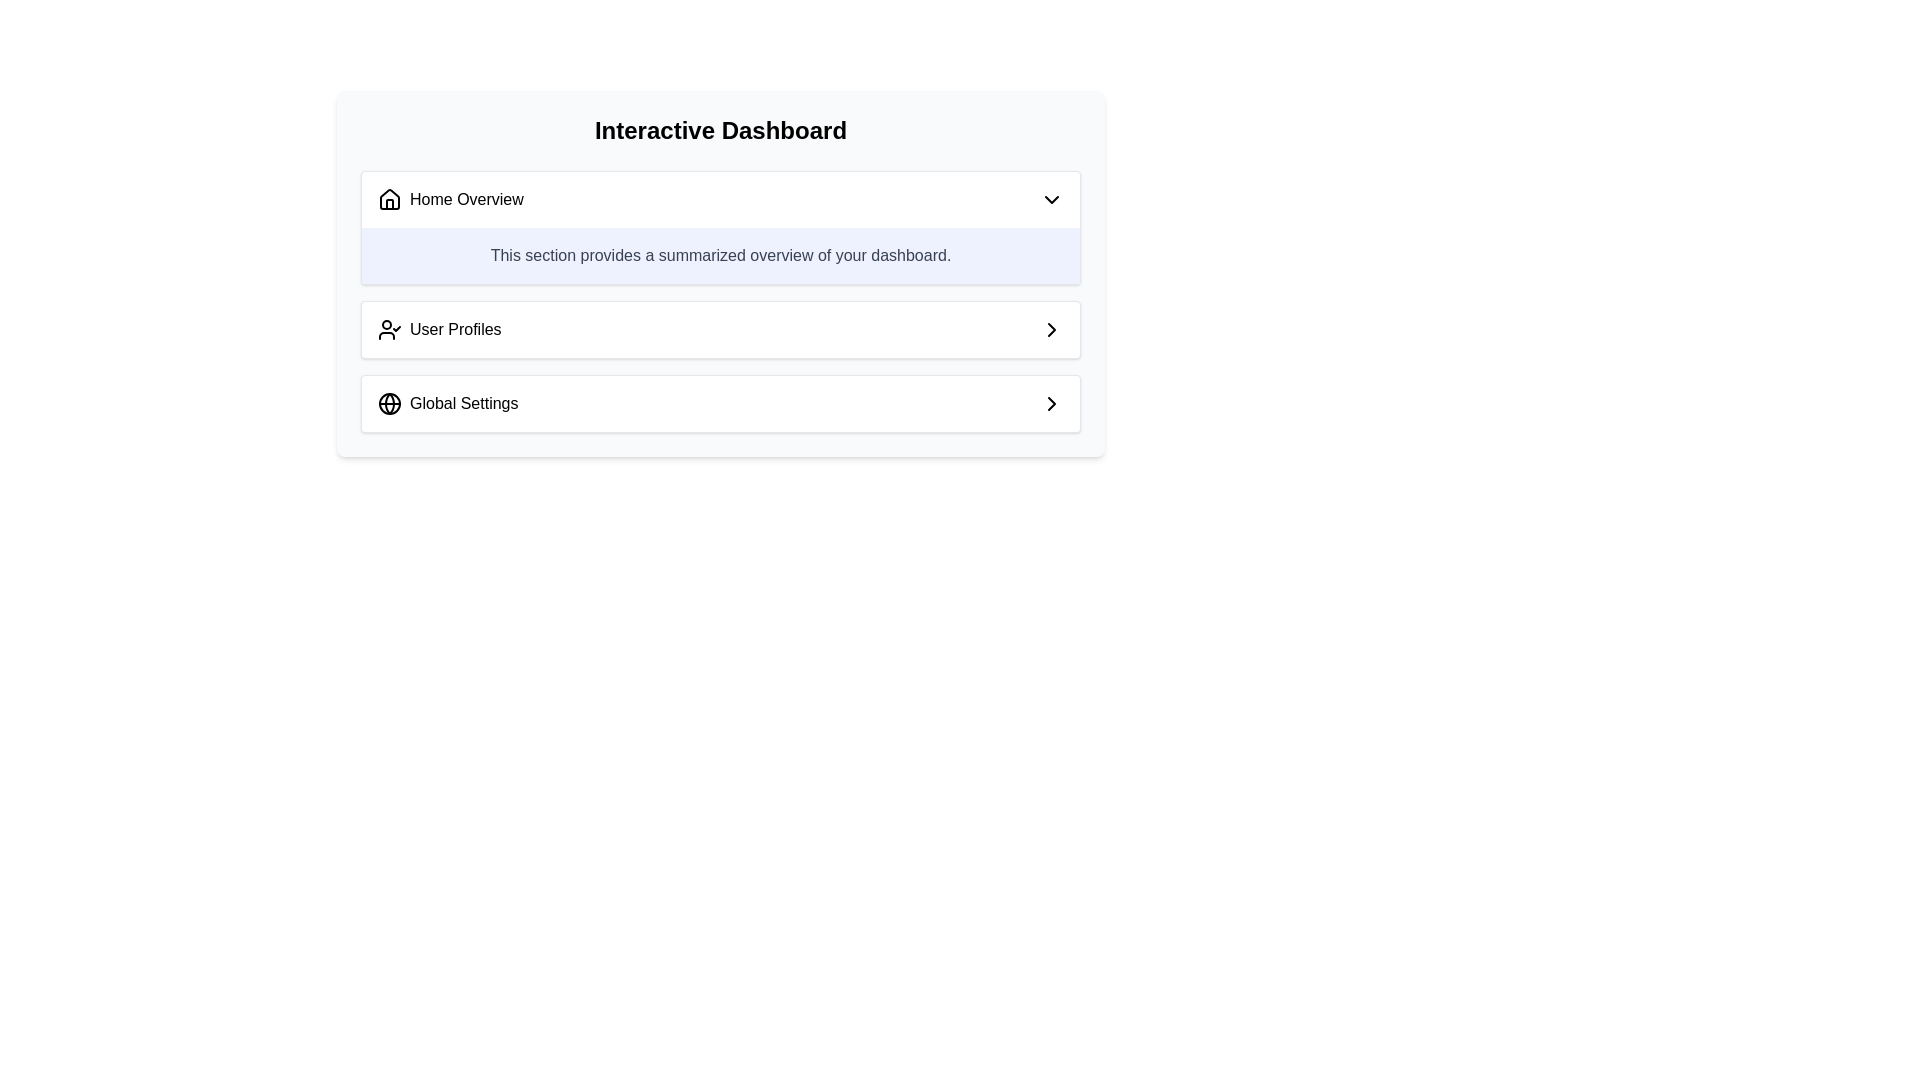 Image resolution: width=1920 pixels, height=1080 pixels. I want to click on the 'User Profiles' button, which is the second item in the vertical list on the dashboard interface, so click(720, 329).